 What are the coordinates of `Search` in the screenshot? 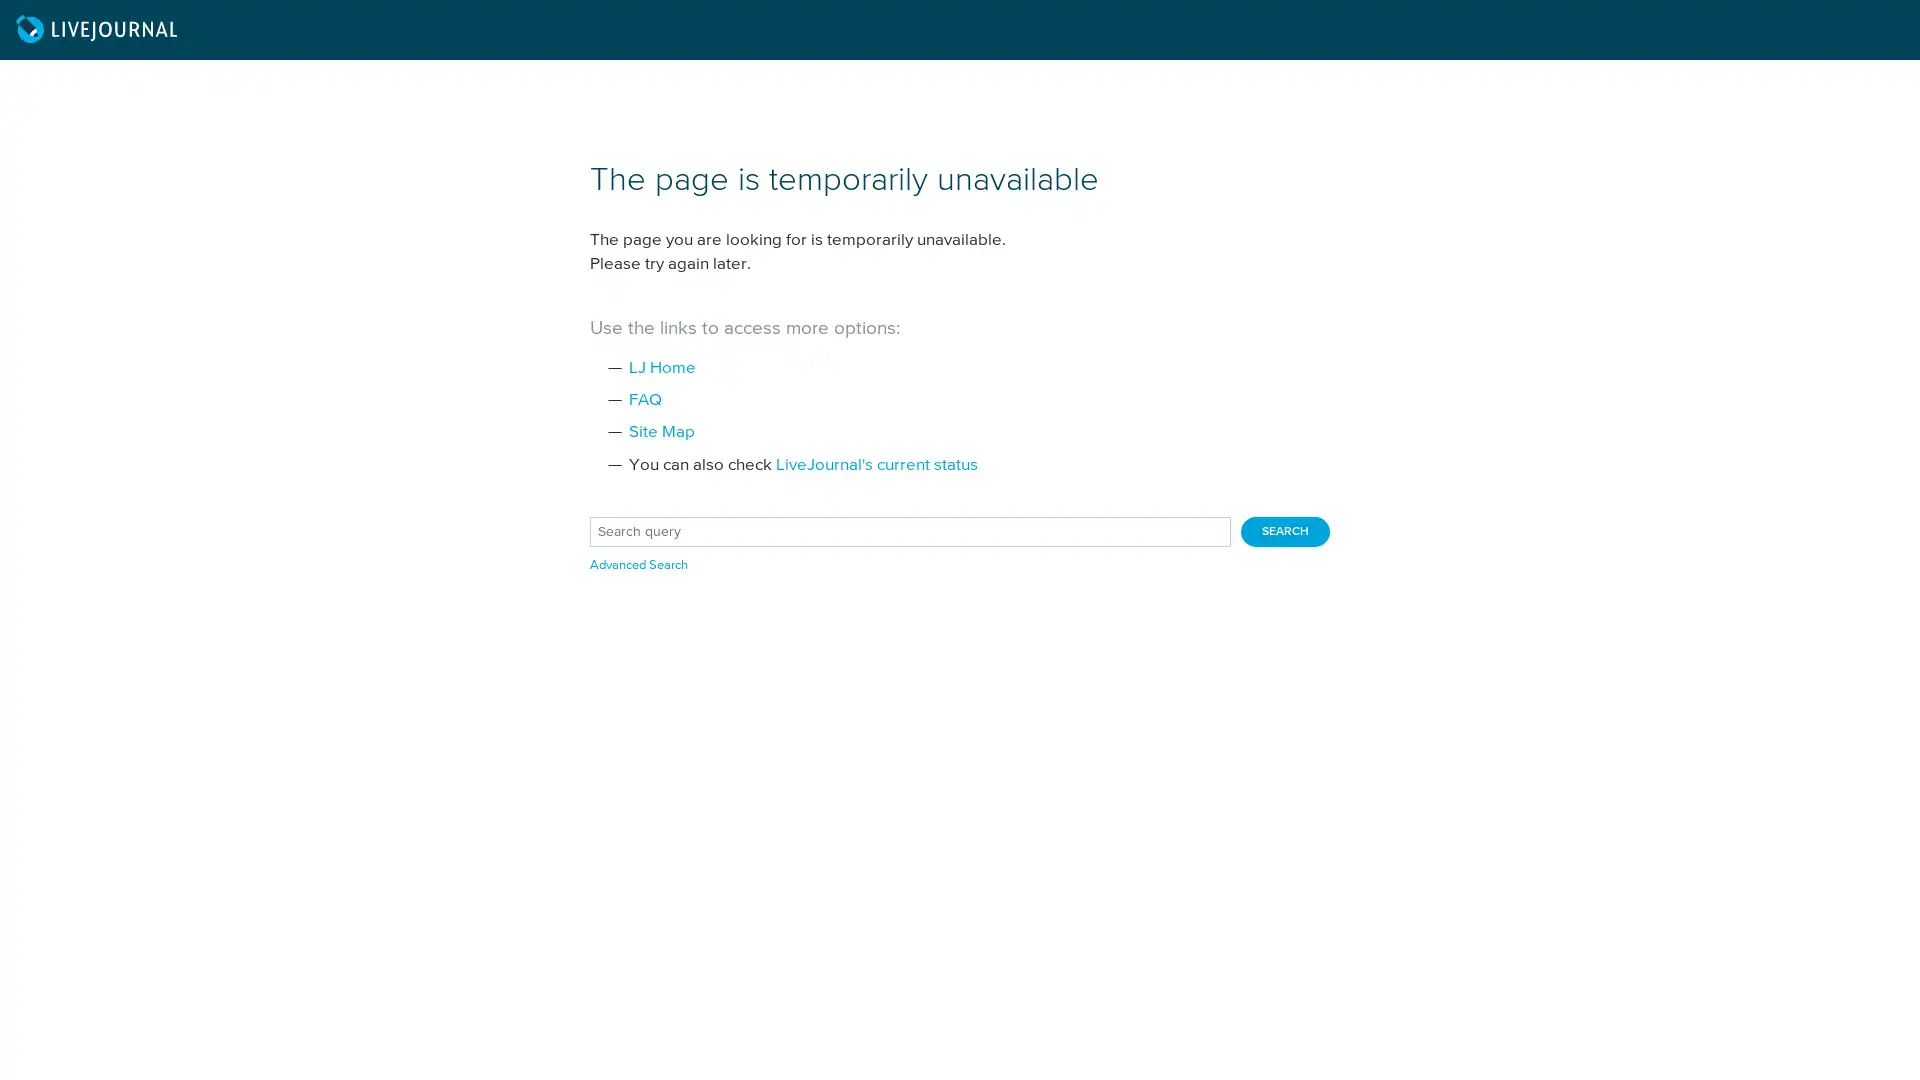 It's located at (1285, 531).